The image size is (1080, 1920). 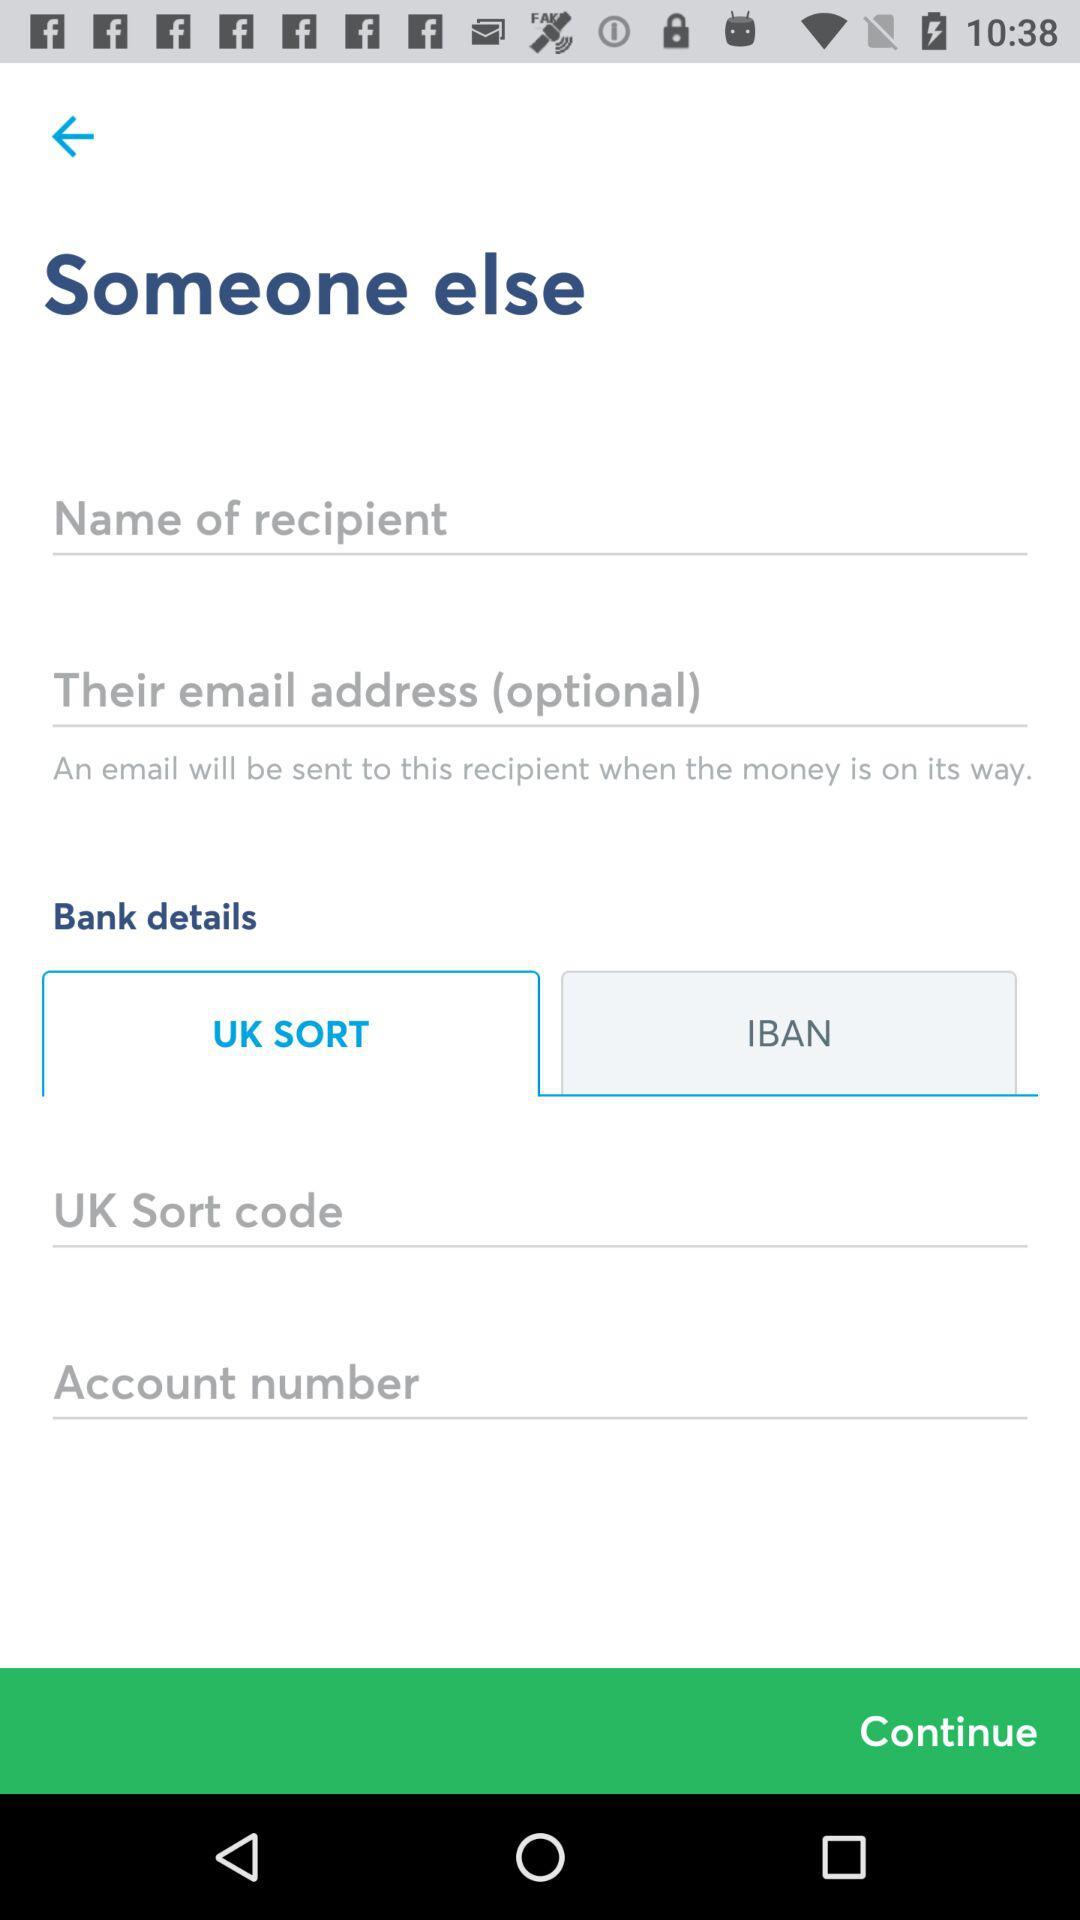 I want to click on the icon below the bank details icon, so click(x=788, y=1033).